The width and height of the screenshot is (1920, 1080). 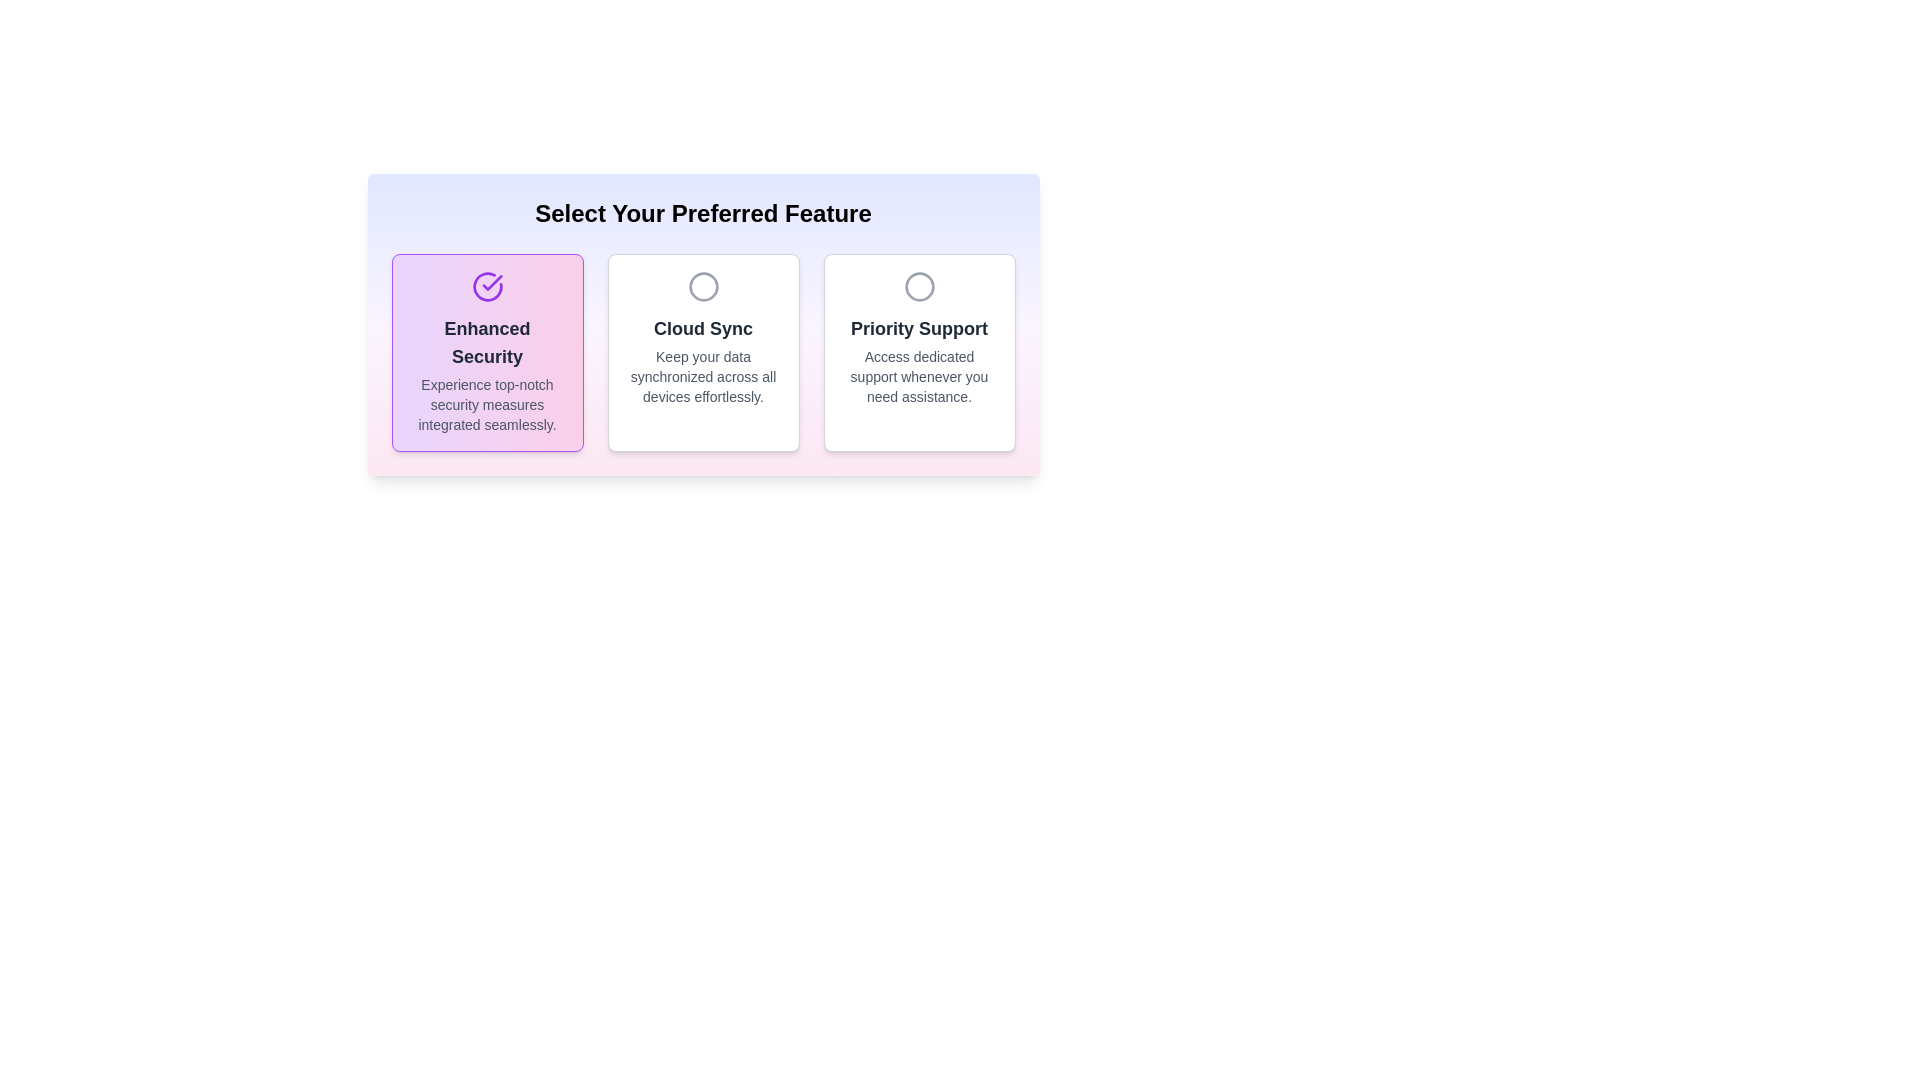 What do you see at coordinates (703, 286) in the screenshot?
I see `the decorative 'Cloud Sync' icon located in the center of the second card under the 'Select Your Preferred Feature' heading` at bounding box center [703, 286].